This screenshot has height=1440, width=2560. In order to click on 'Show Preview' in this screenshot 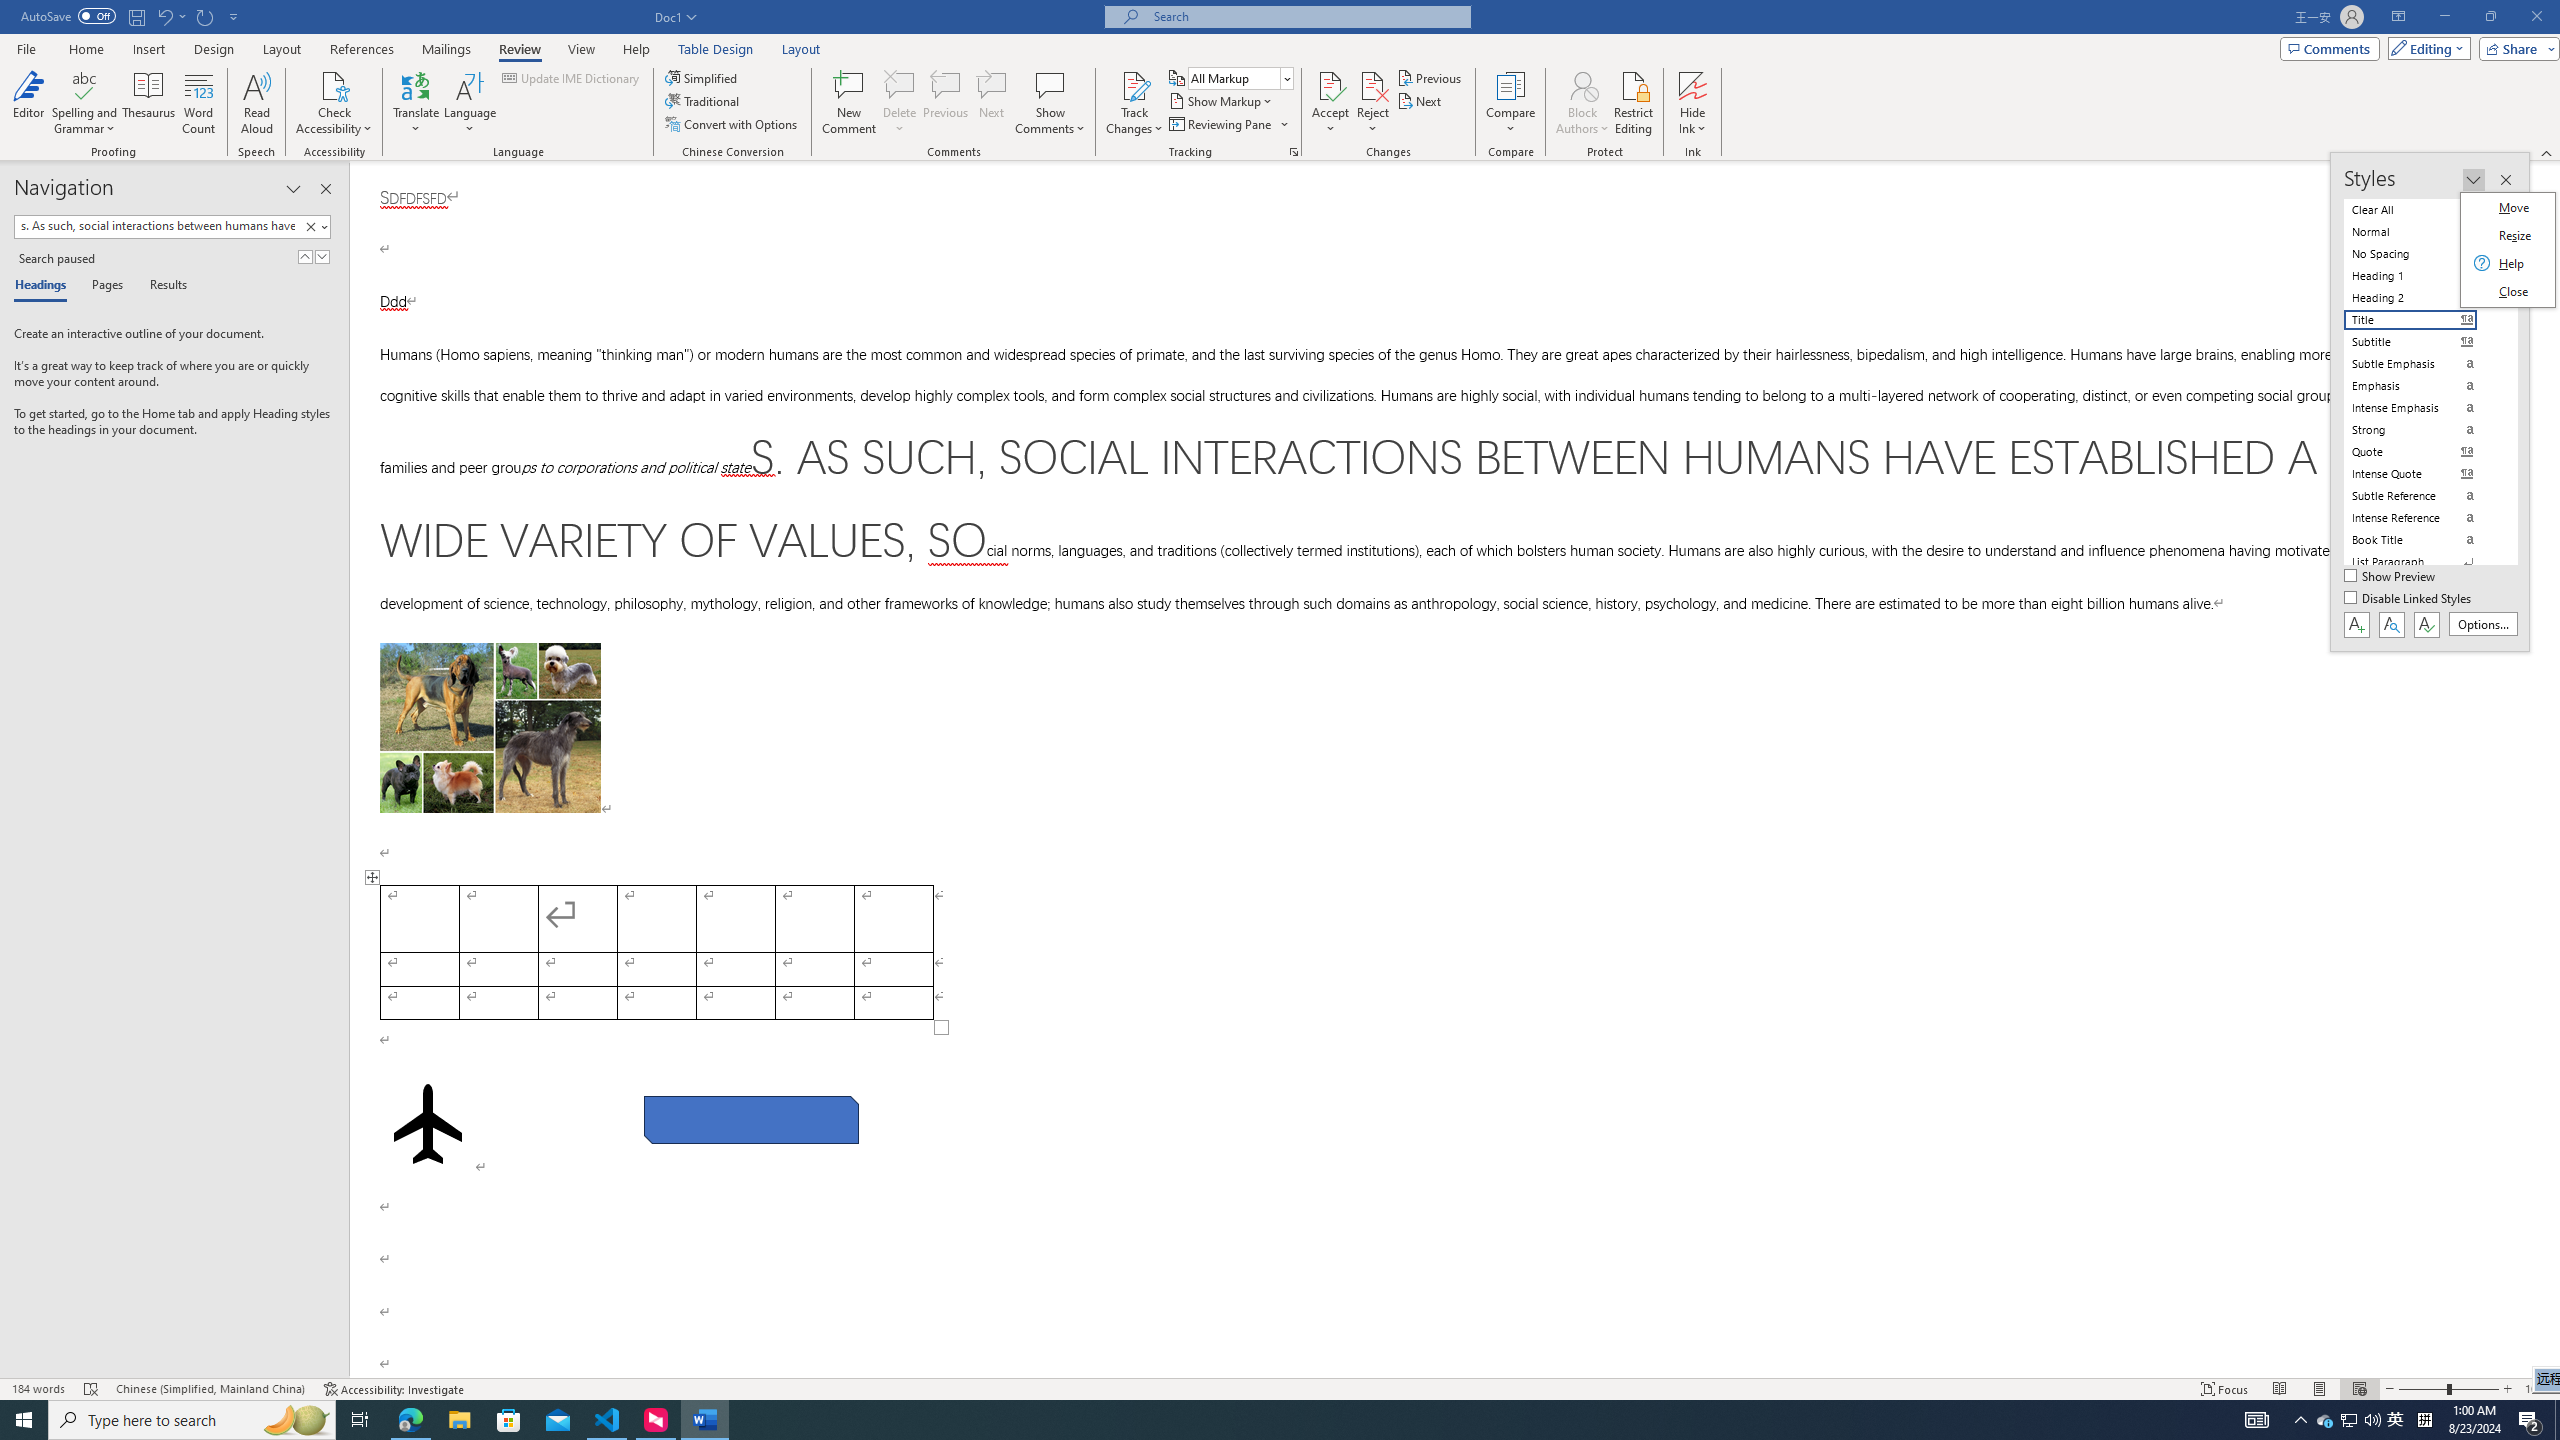, I will do `click(2392, 577)`.